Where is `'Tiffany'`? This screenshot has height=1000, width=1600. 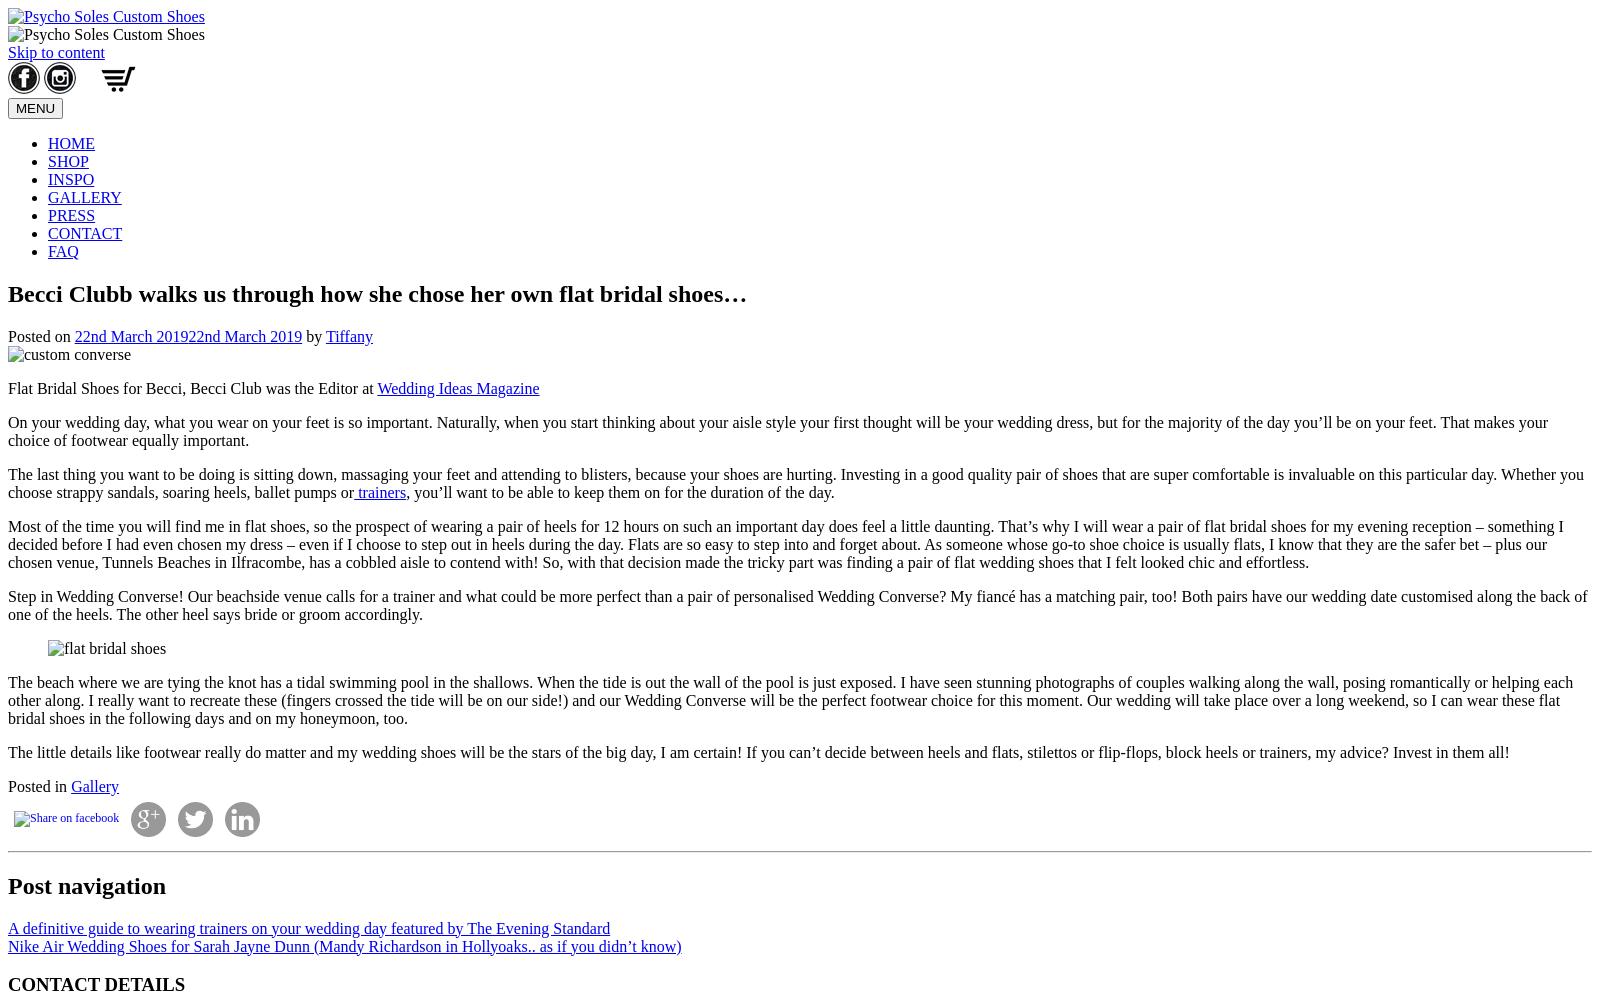 'Tiffany' is located at coordinates (324, 334).